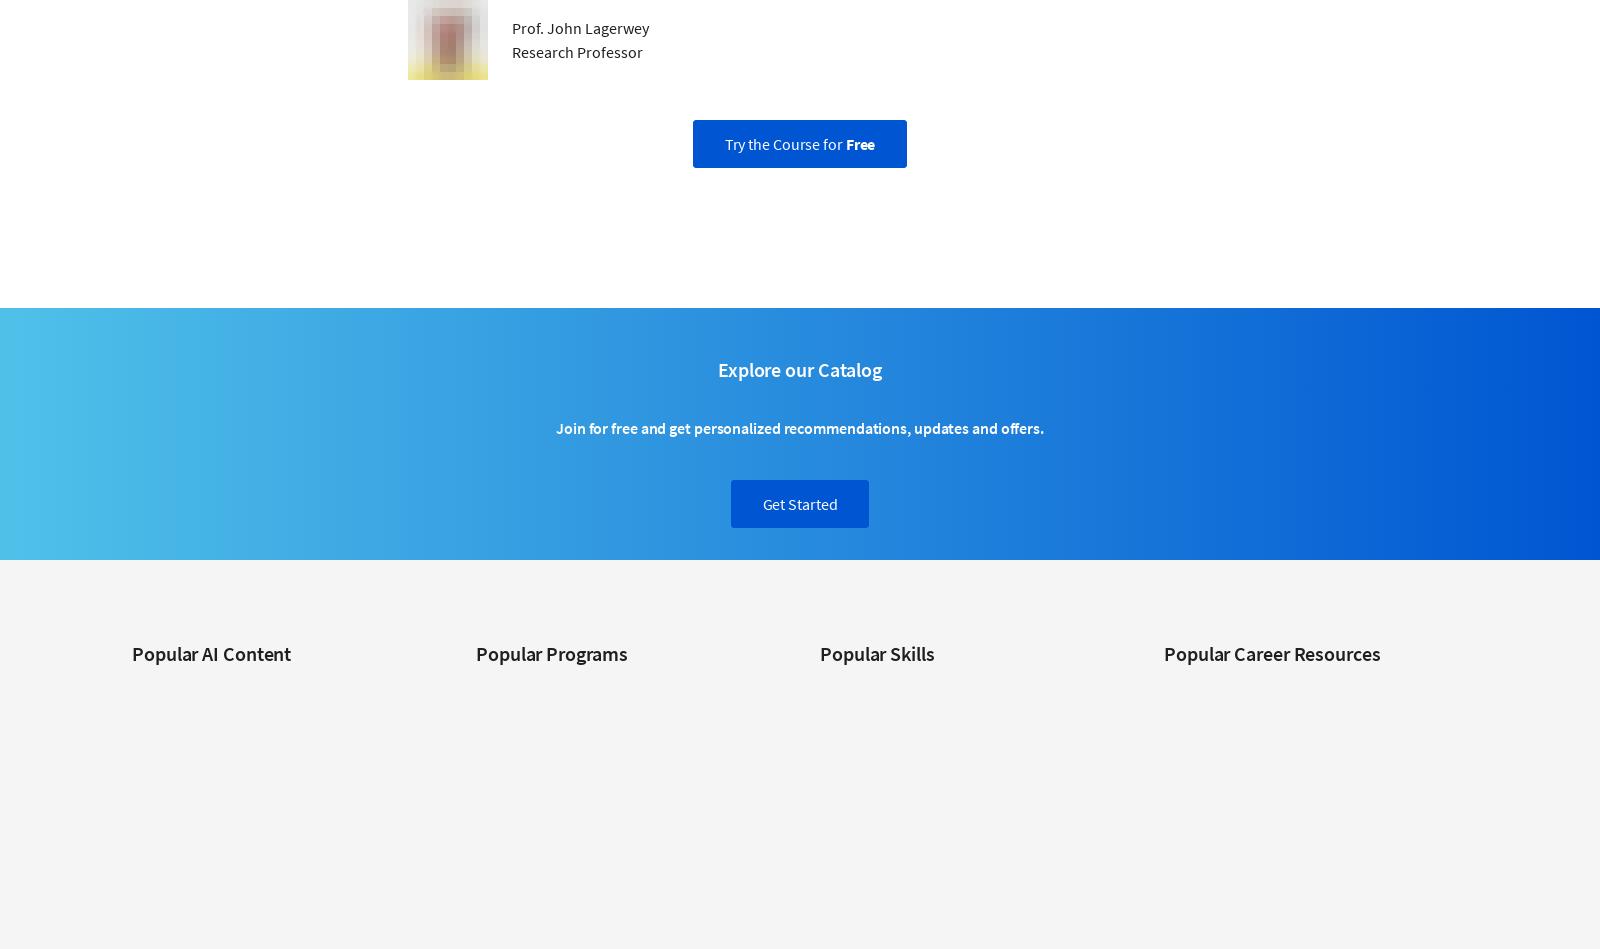 The height and width of the screenshot is (949, 1600). I want to click on 'Excel Courses', so click(859, 808).